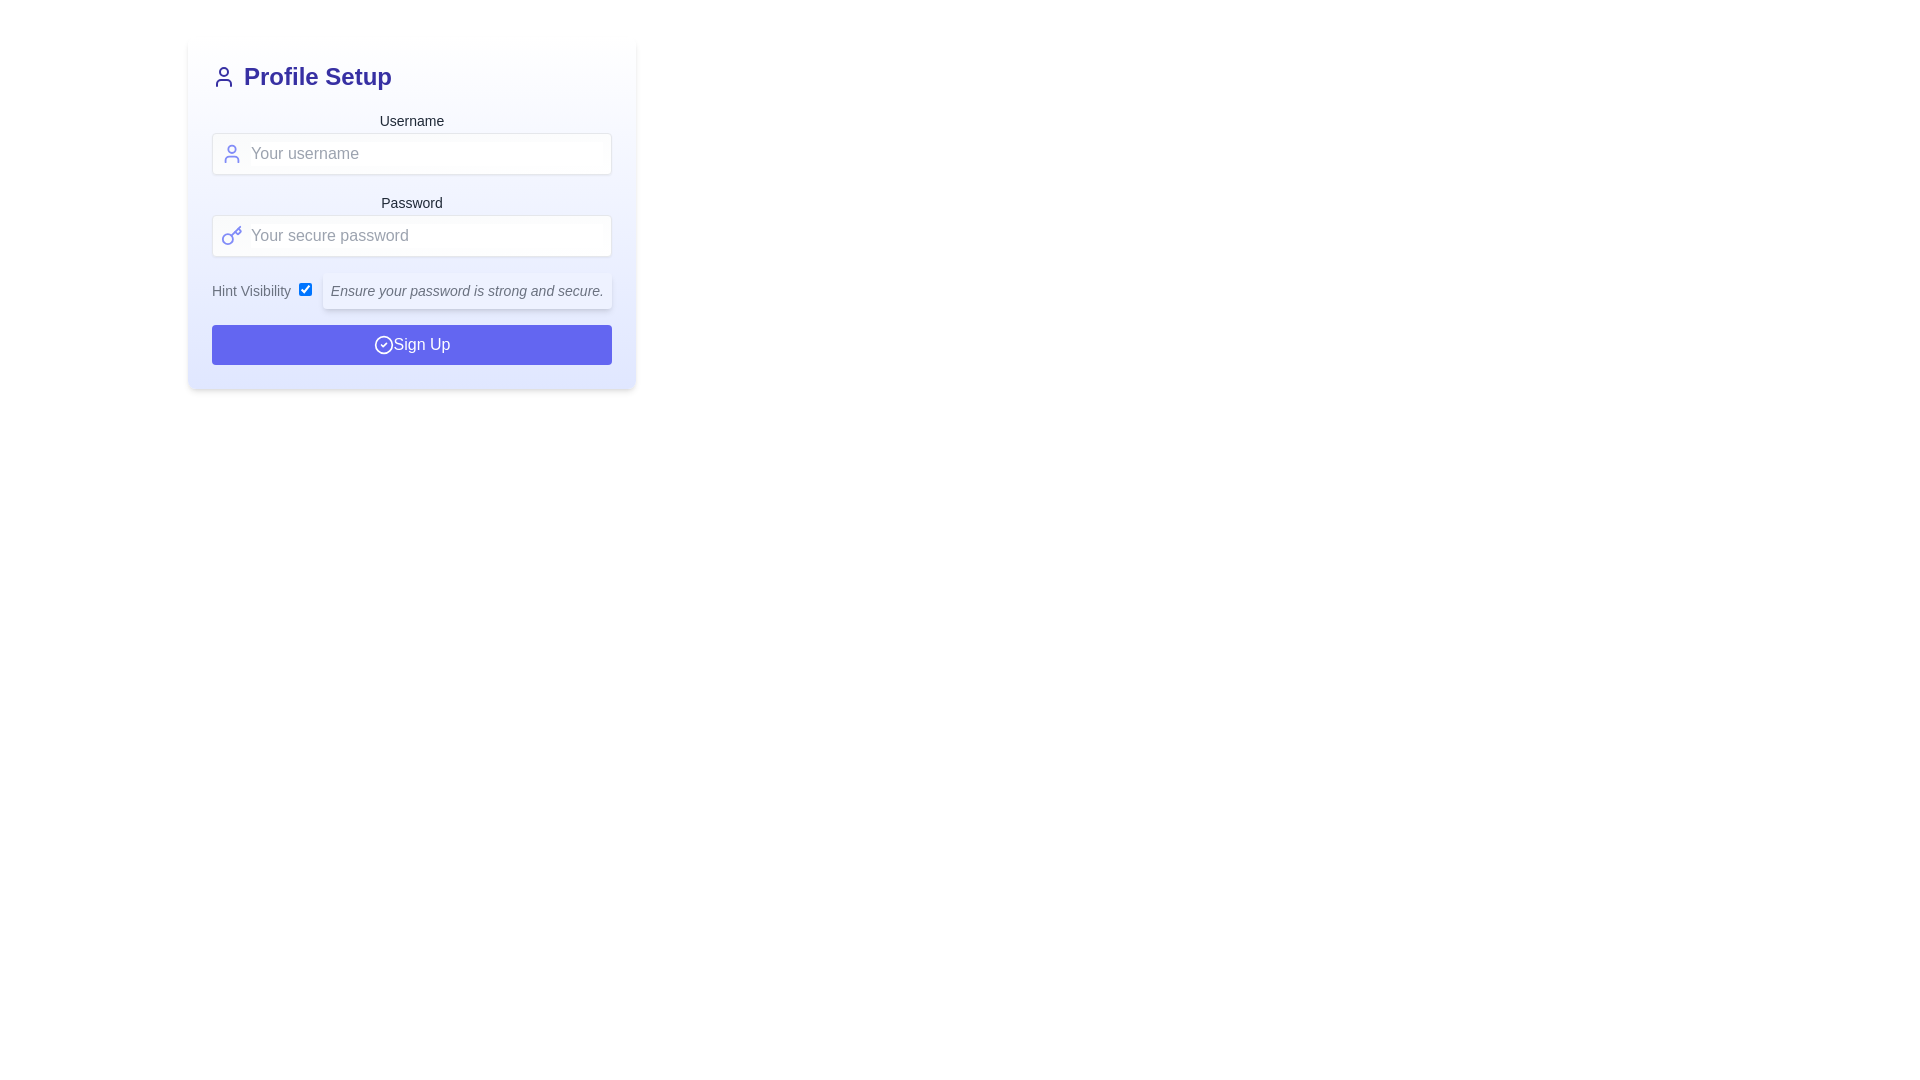  I want to click on the purple 'Sign Up' Submit button located at the bottom of the 'Profile Setup' panel, so click(411, 343).